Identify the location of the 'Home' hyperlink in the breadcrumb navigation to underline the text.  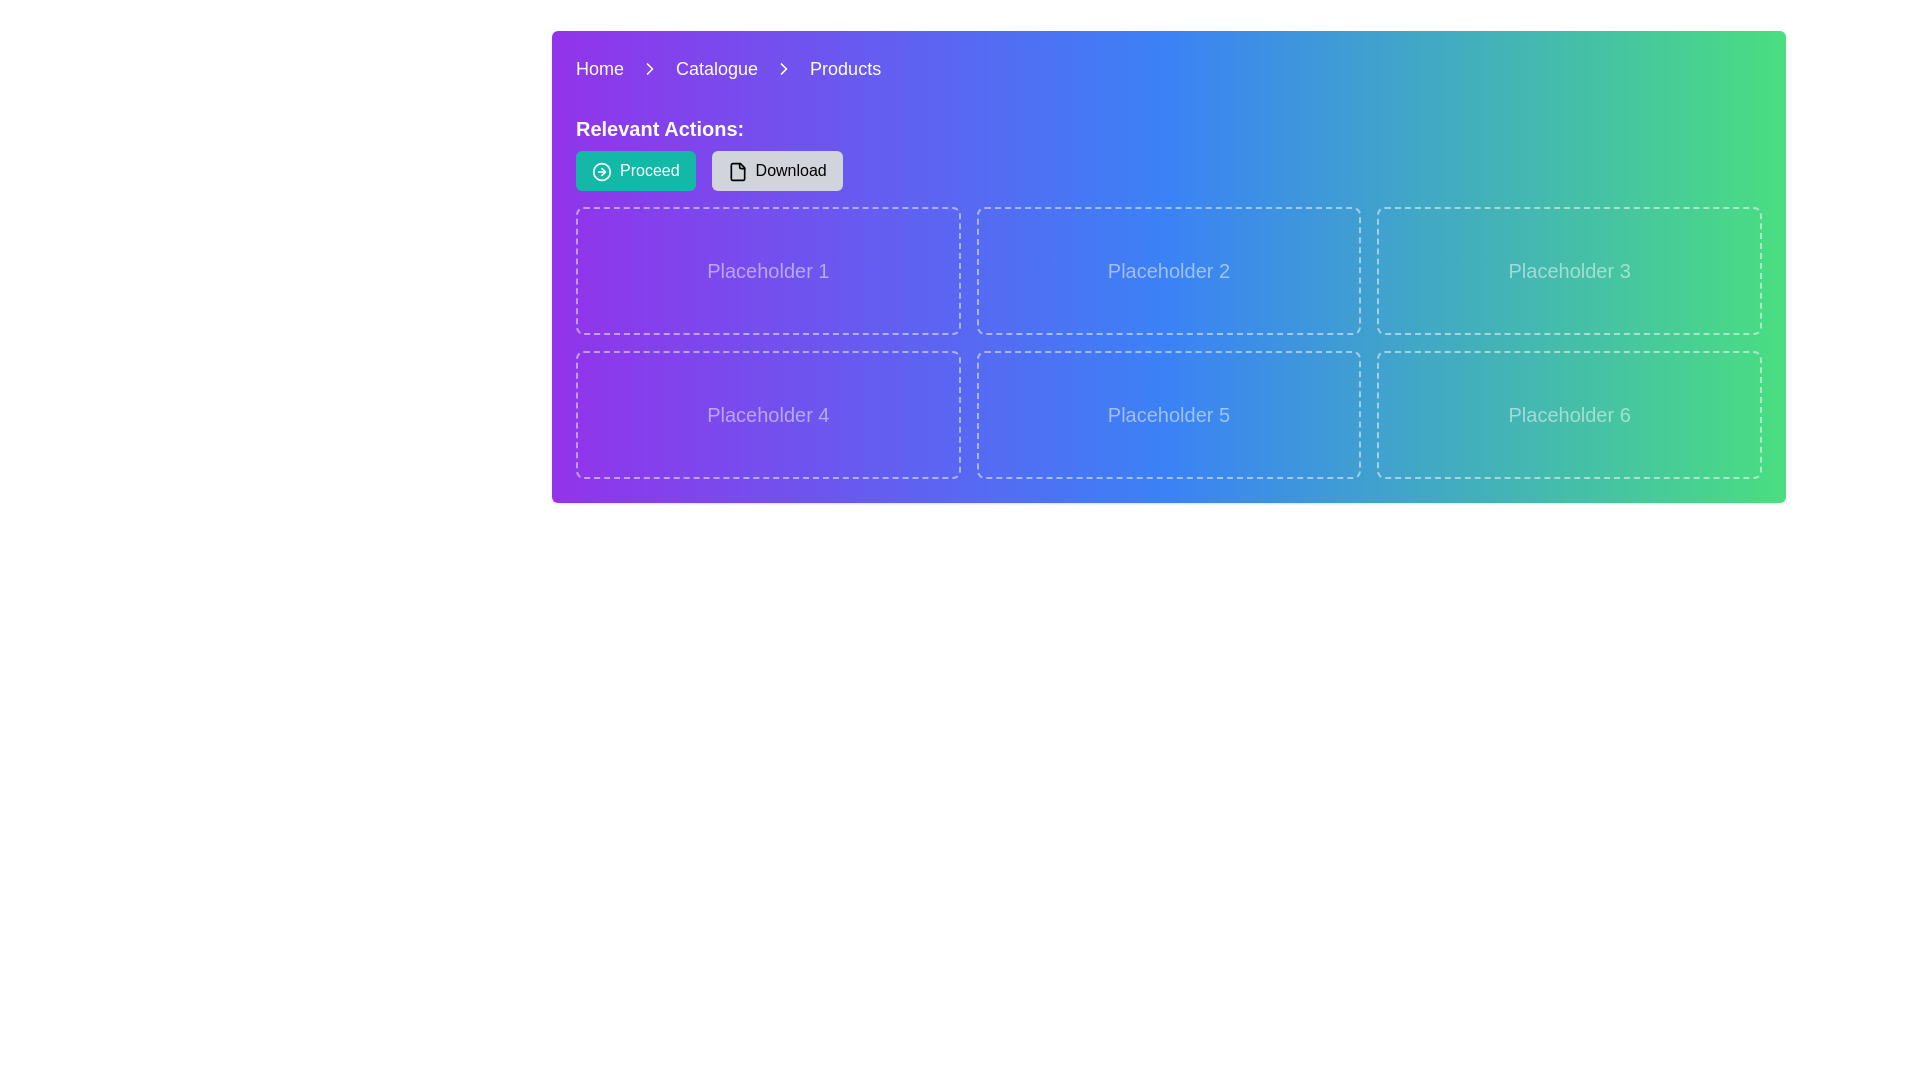
(599, 68).